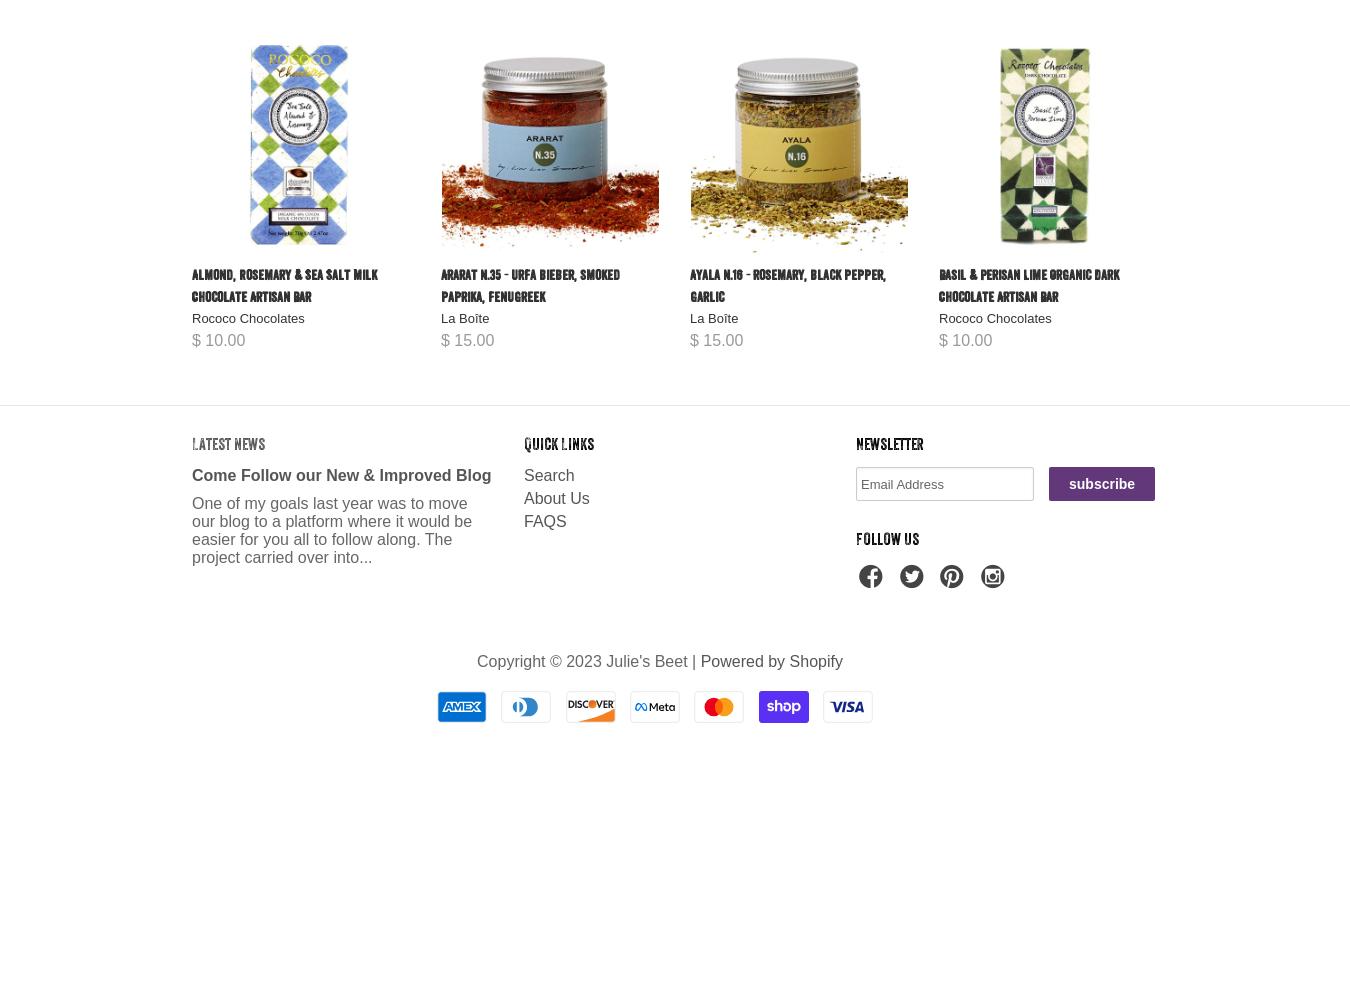 This screenshot has width=1350, height=1000. What do you see at coordinates (588, 661) in the screenshot?
I see `'Copyright © 2023 Julie's Beet |'` at bounding box center [588, 661].